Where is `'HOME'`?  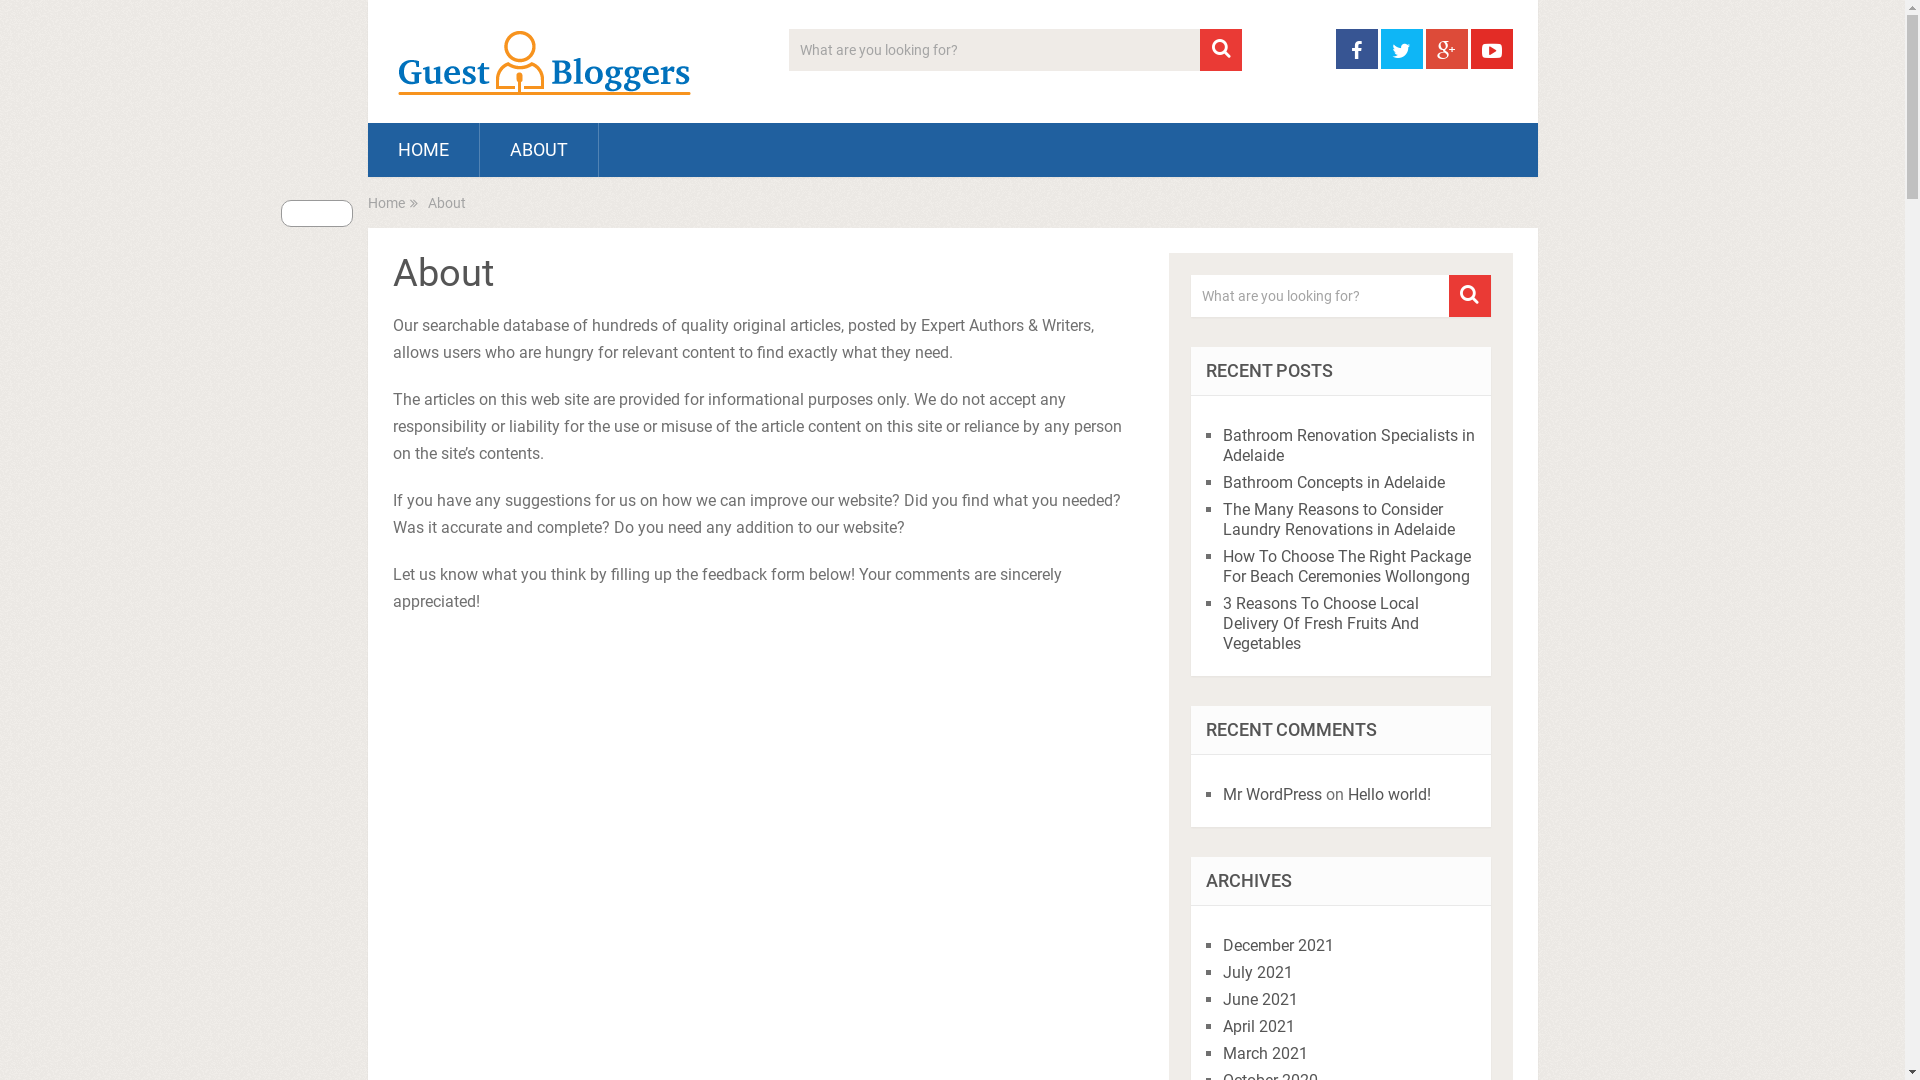
'HOME' is located at coordinates (422, 149).